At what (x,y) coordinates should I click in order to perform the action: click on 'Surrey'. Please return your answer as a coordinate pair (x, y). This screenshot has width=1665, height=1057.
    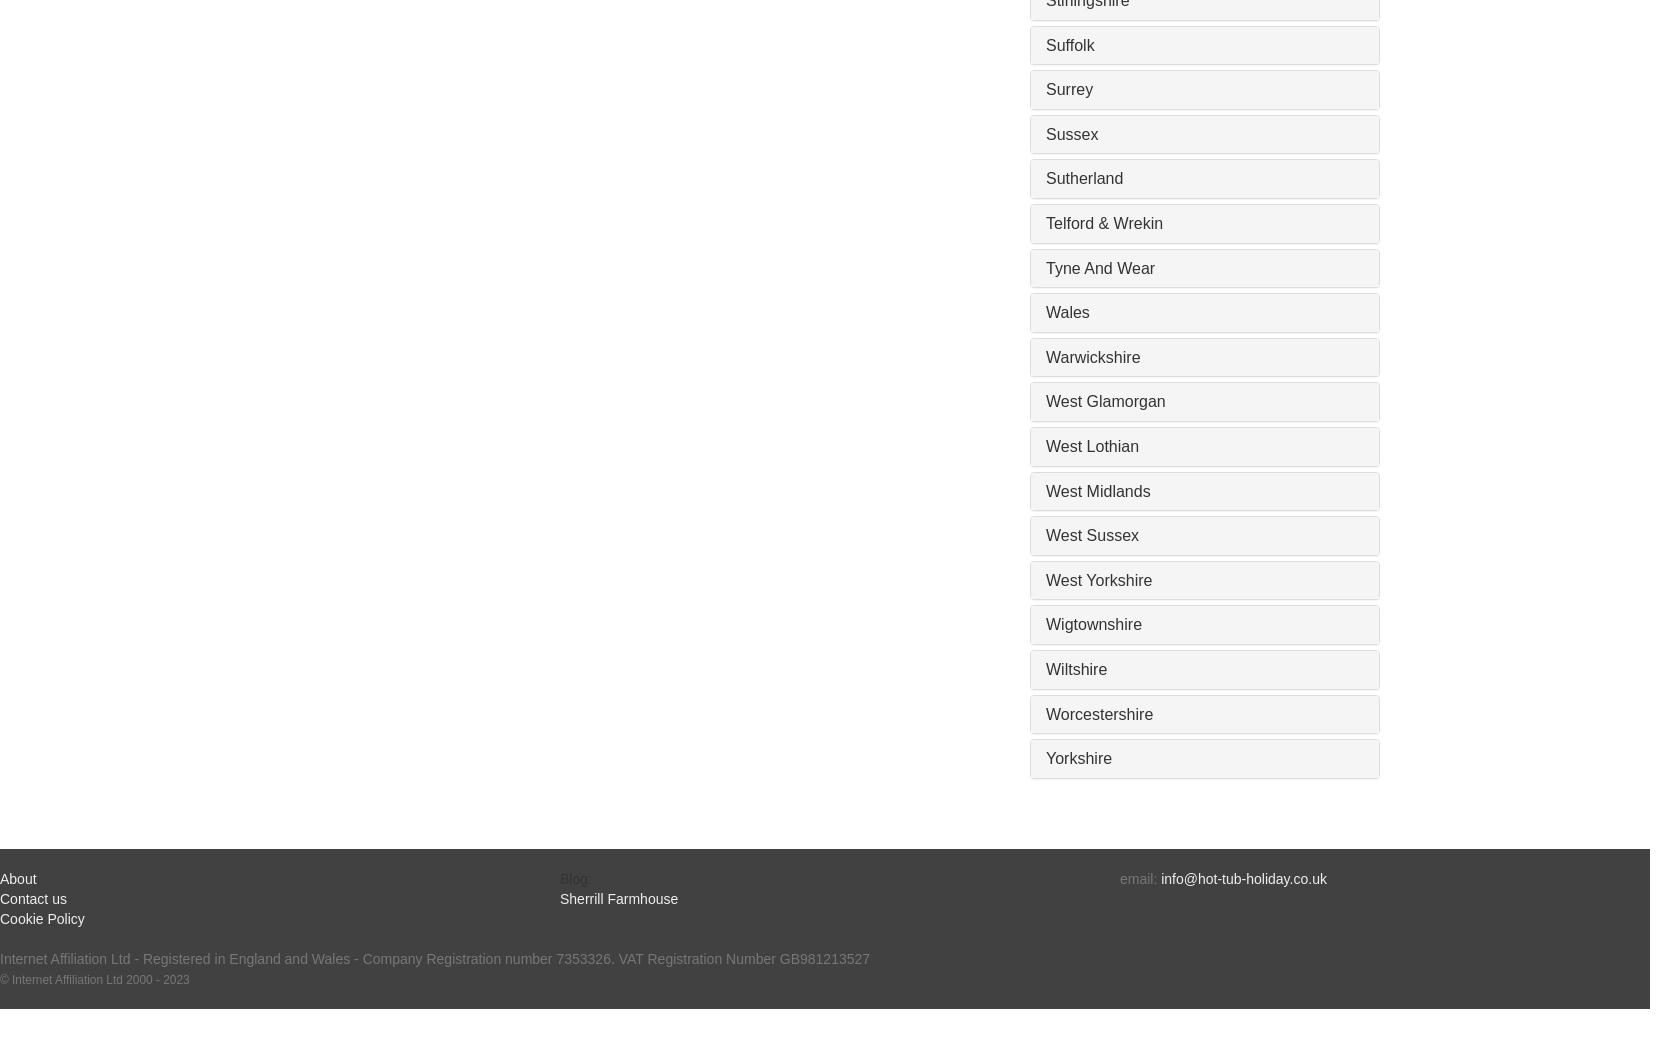
    Looking at the image, I should click on (1044, 88).